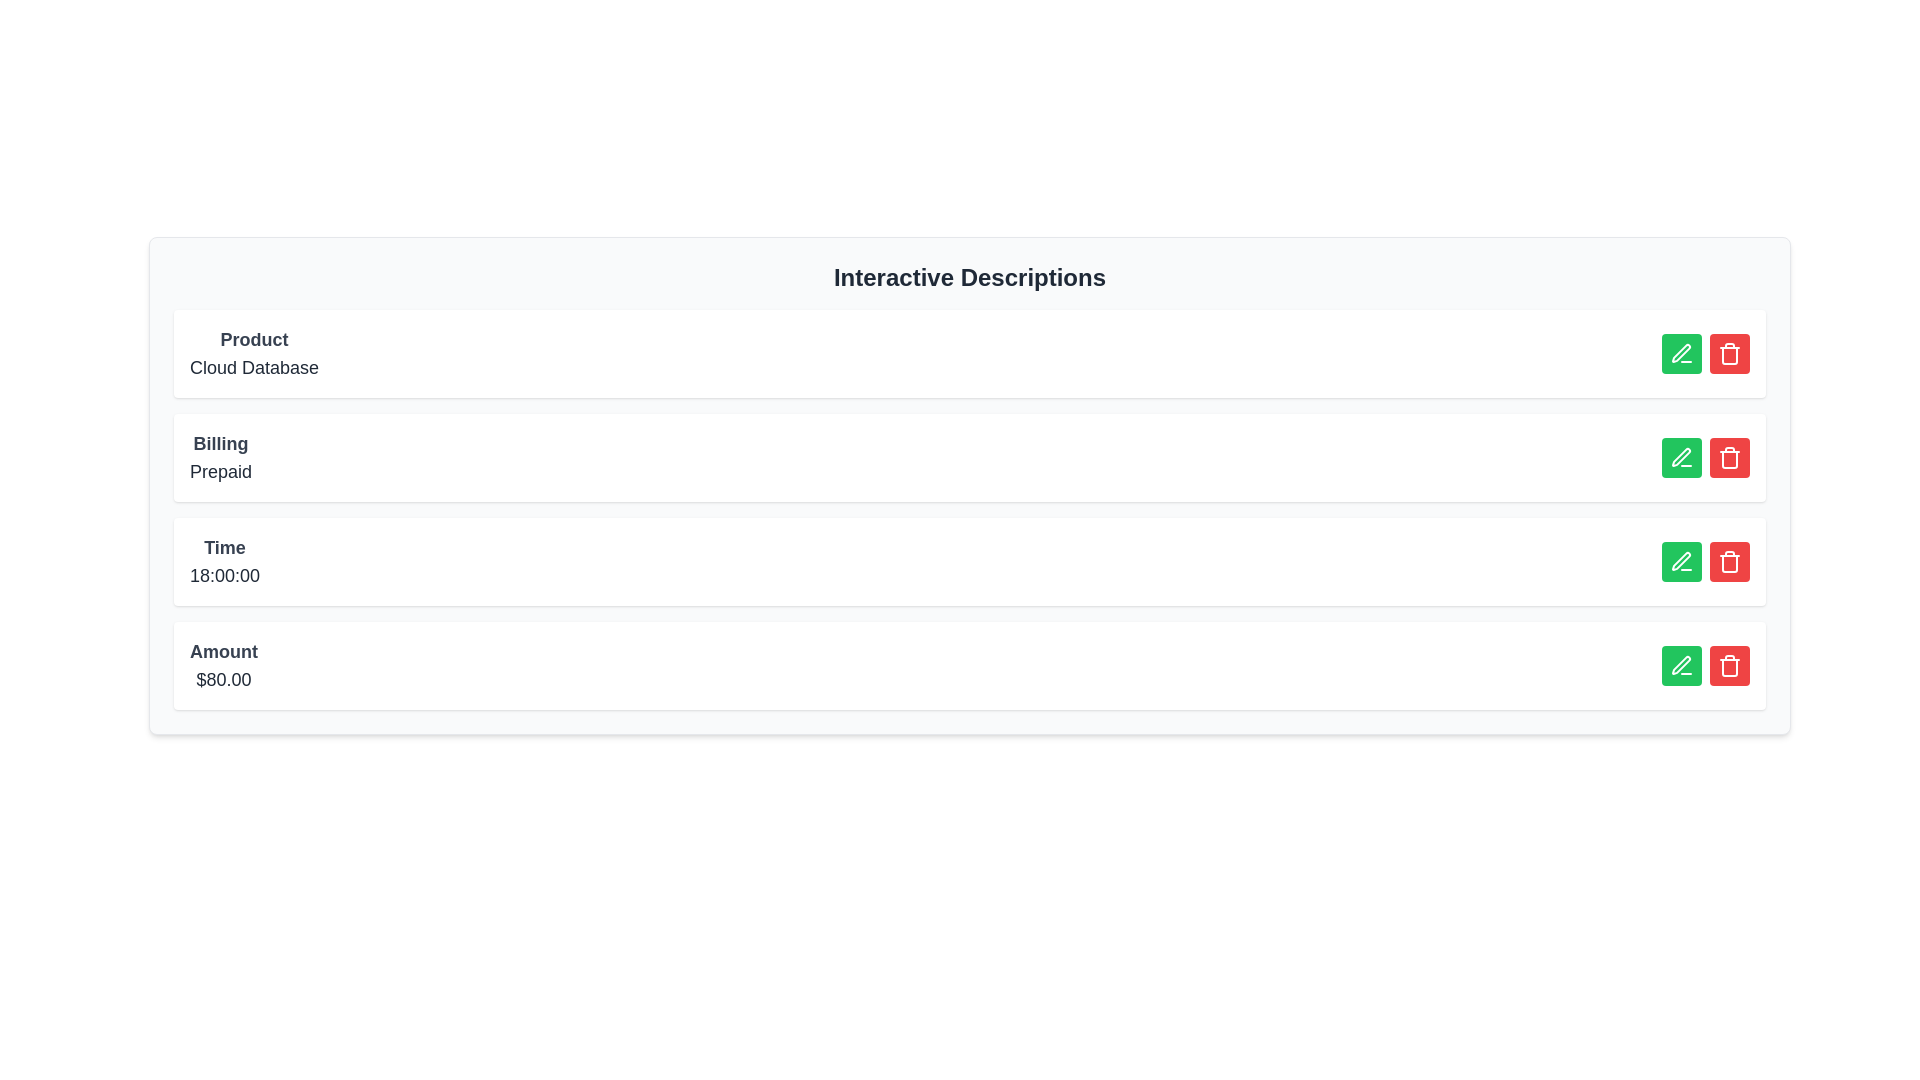  What do you see at coordinates (225, 547) in the screenshot?
I see `the 'Time' label, which is styled with a bold font and is the third item in a vertical list of labels` at bounding box center [225, 547].